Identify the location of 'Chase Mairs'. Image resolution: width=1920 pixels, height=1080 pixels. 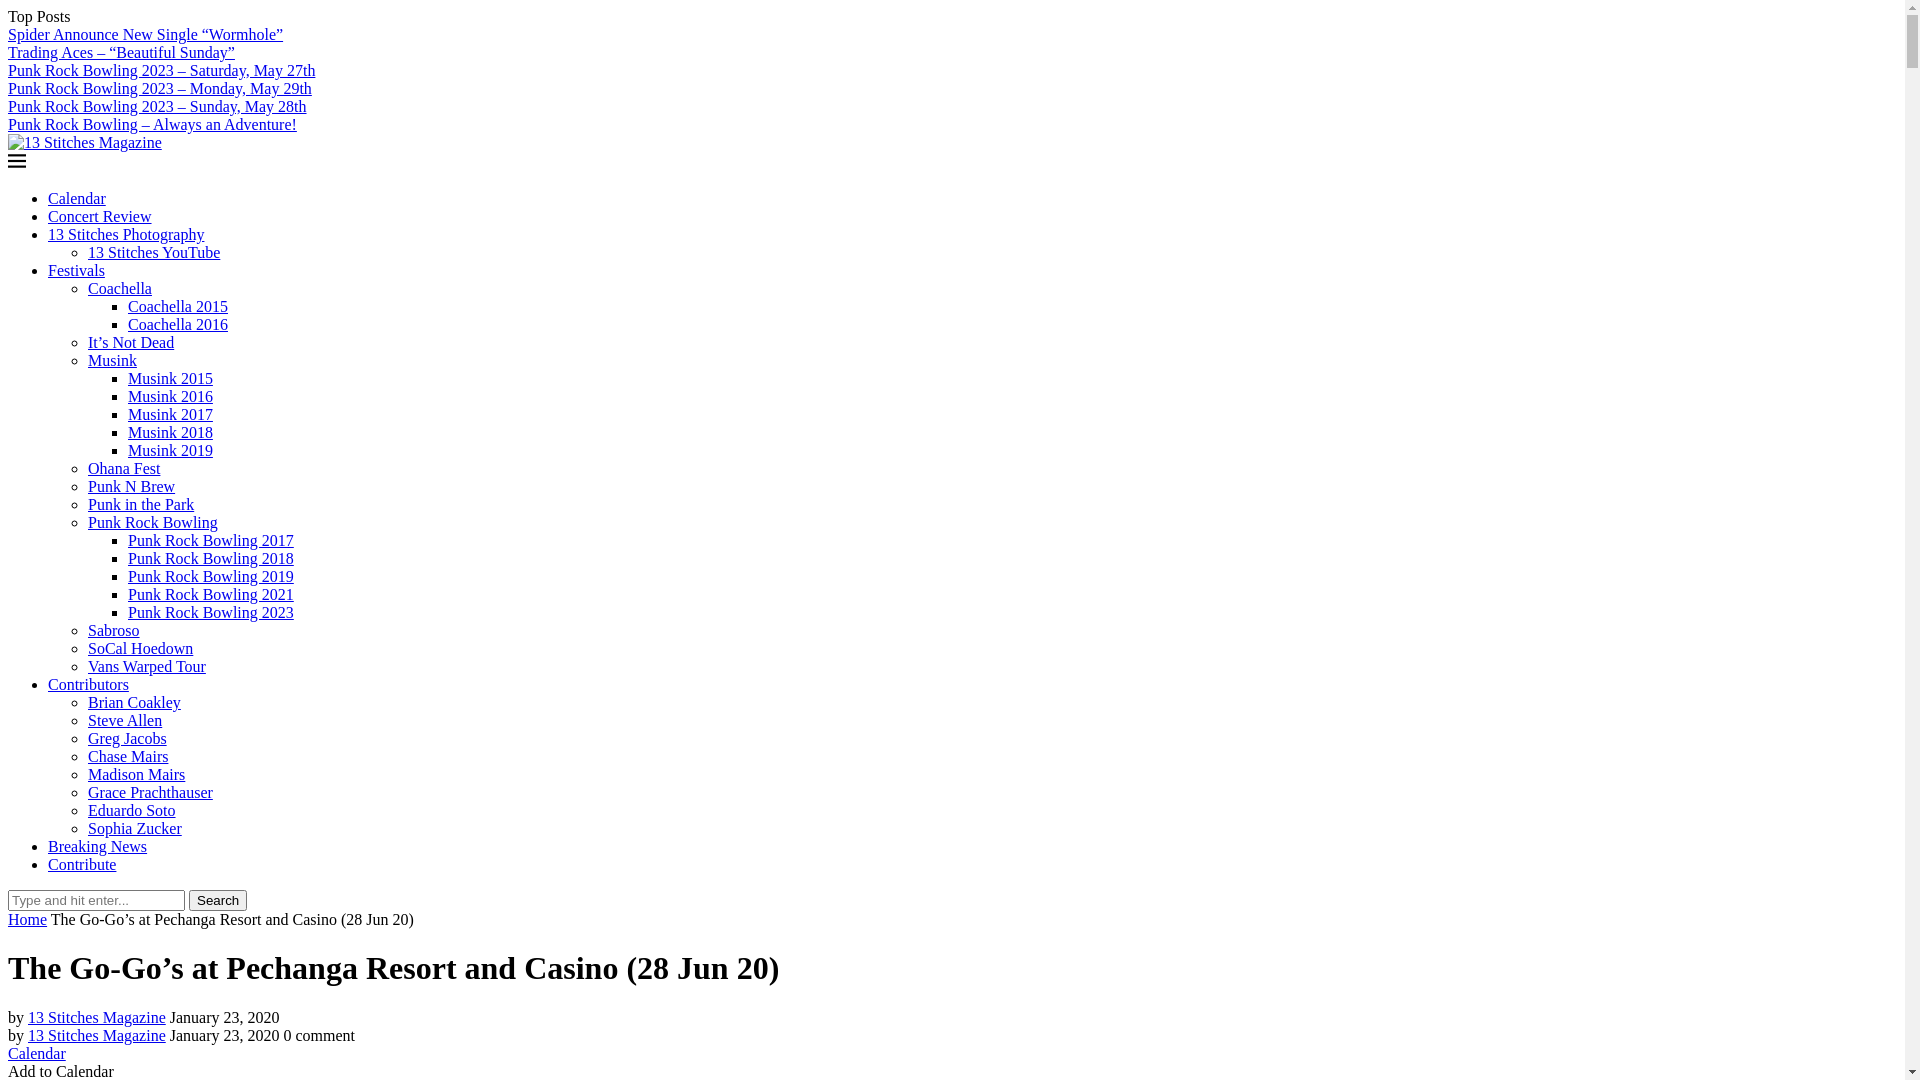
(127, 756).